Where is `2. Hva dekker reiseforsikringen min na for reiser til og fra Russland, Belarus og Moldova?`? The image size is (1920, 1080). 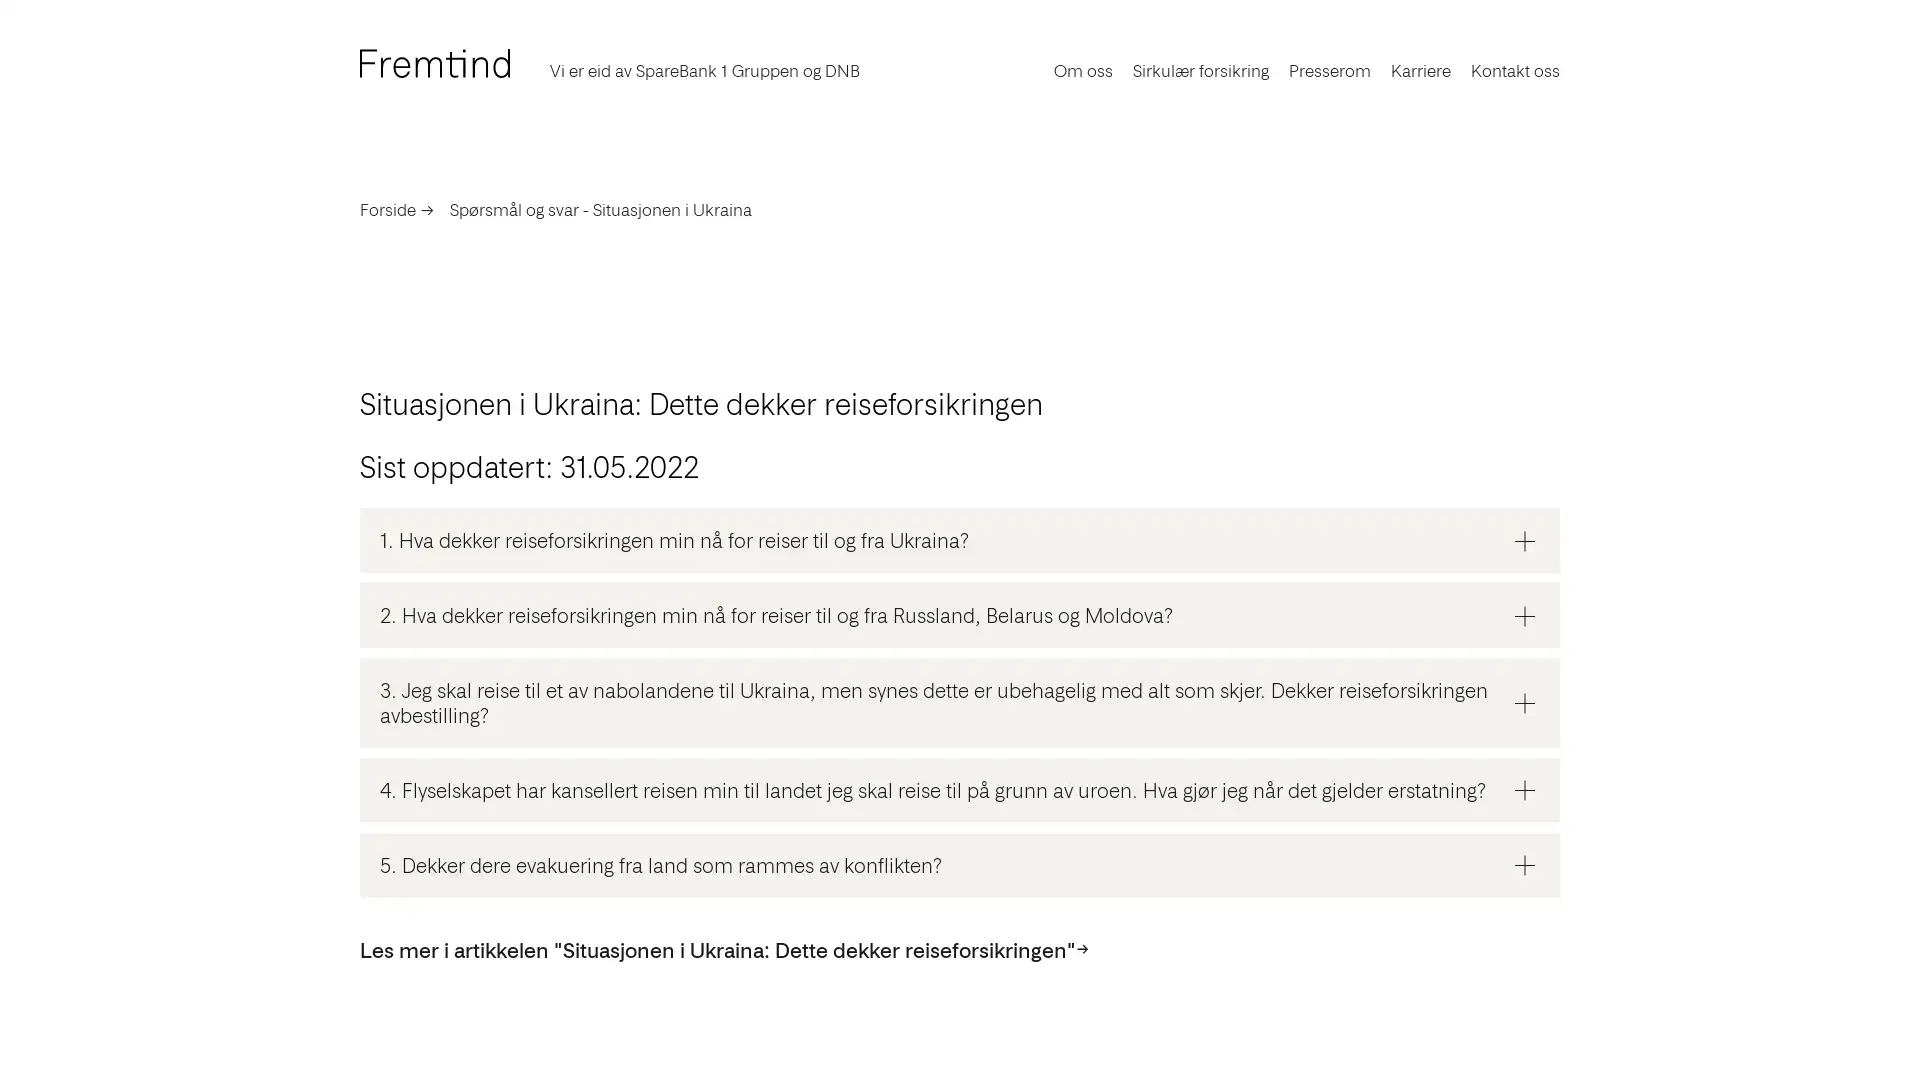
2. Hva dekker reiseforsikringen min na for reiser til og fra Russland, Belarus og Moldova? is located at coordinates (960, 614).